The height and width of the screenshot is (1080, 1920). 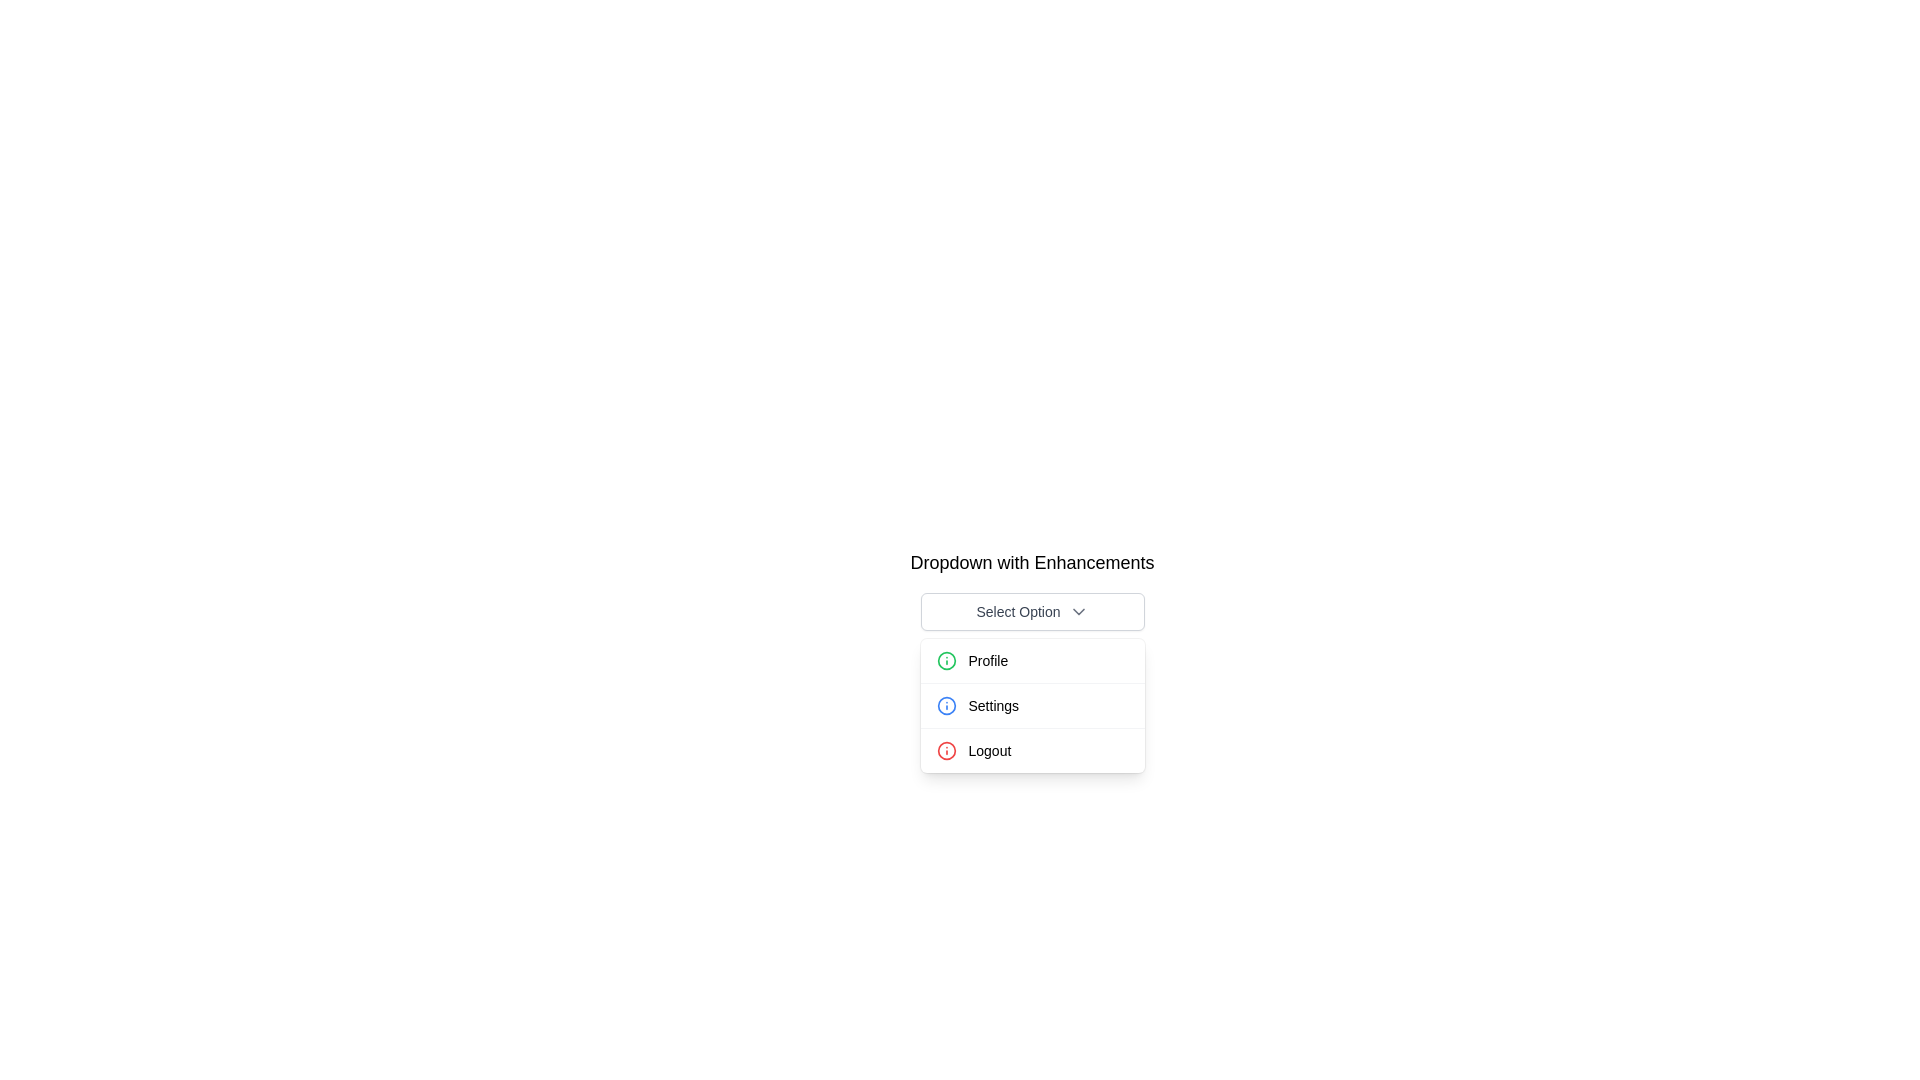 I want to click on the 'Settings' text label, which is the second item in the dropdown menu, located below 'Profile' and above 'Logout', so click(x=993, y=704).